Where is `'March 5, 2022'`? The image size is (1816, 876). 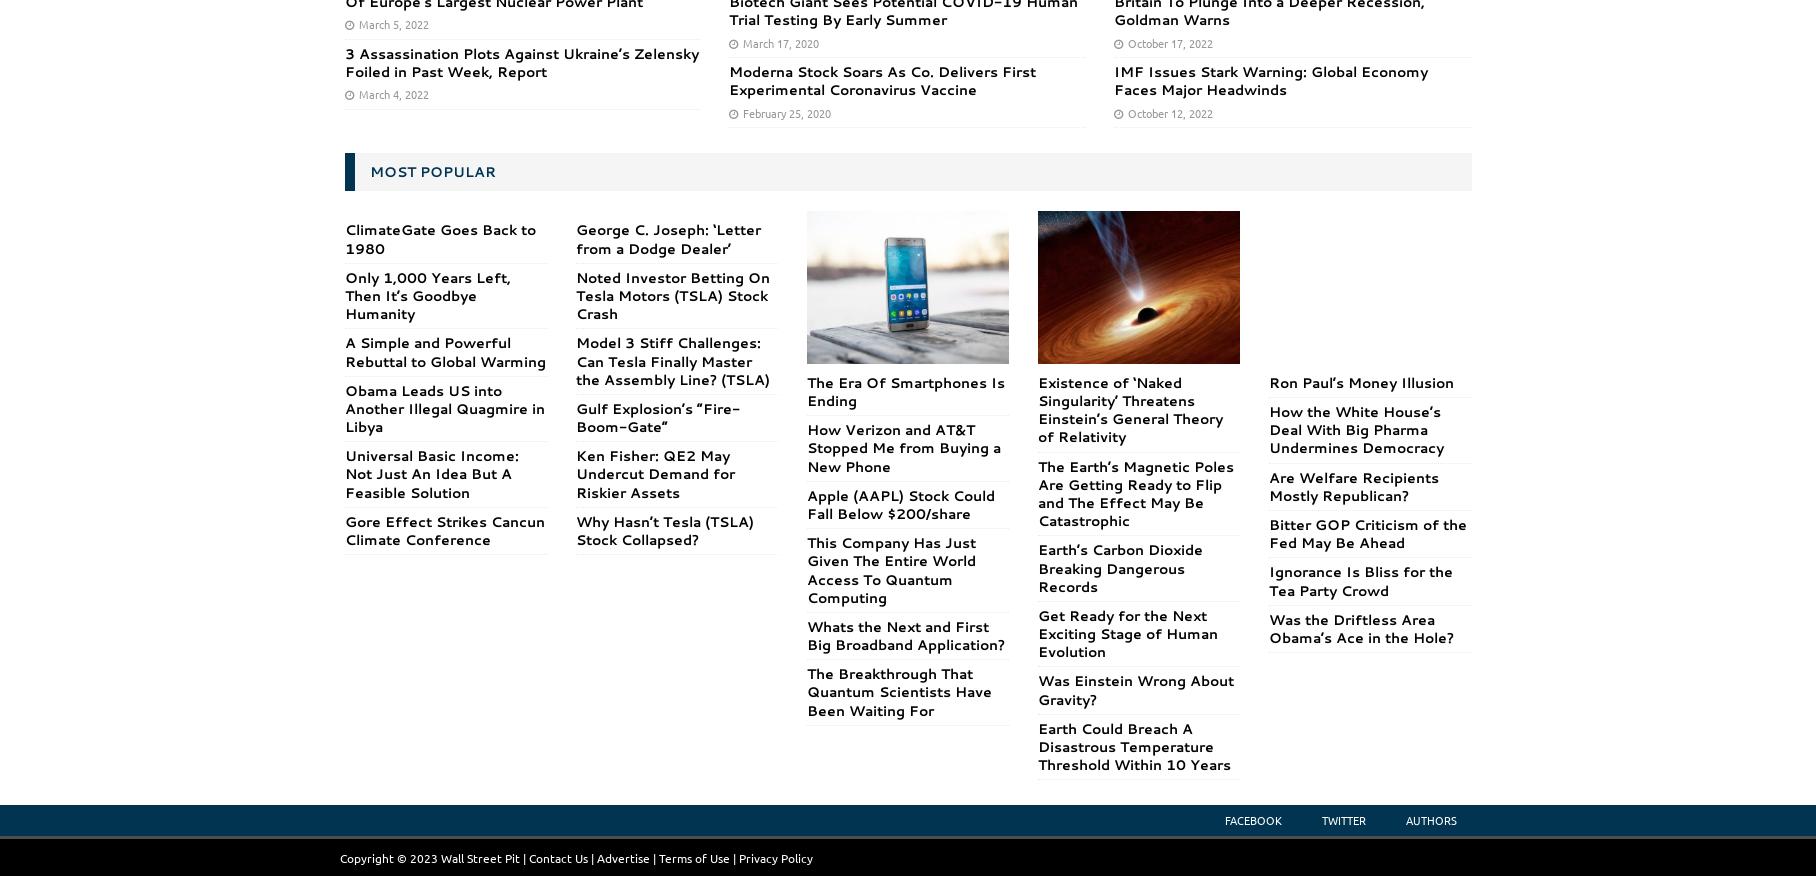 'March 5, 2022' is located at coordinates (391, 23).